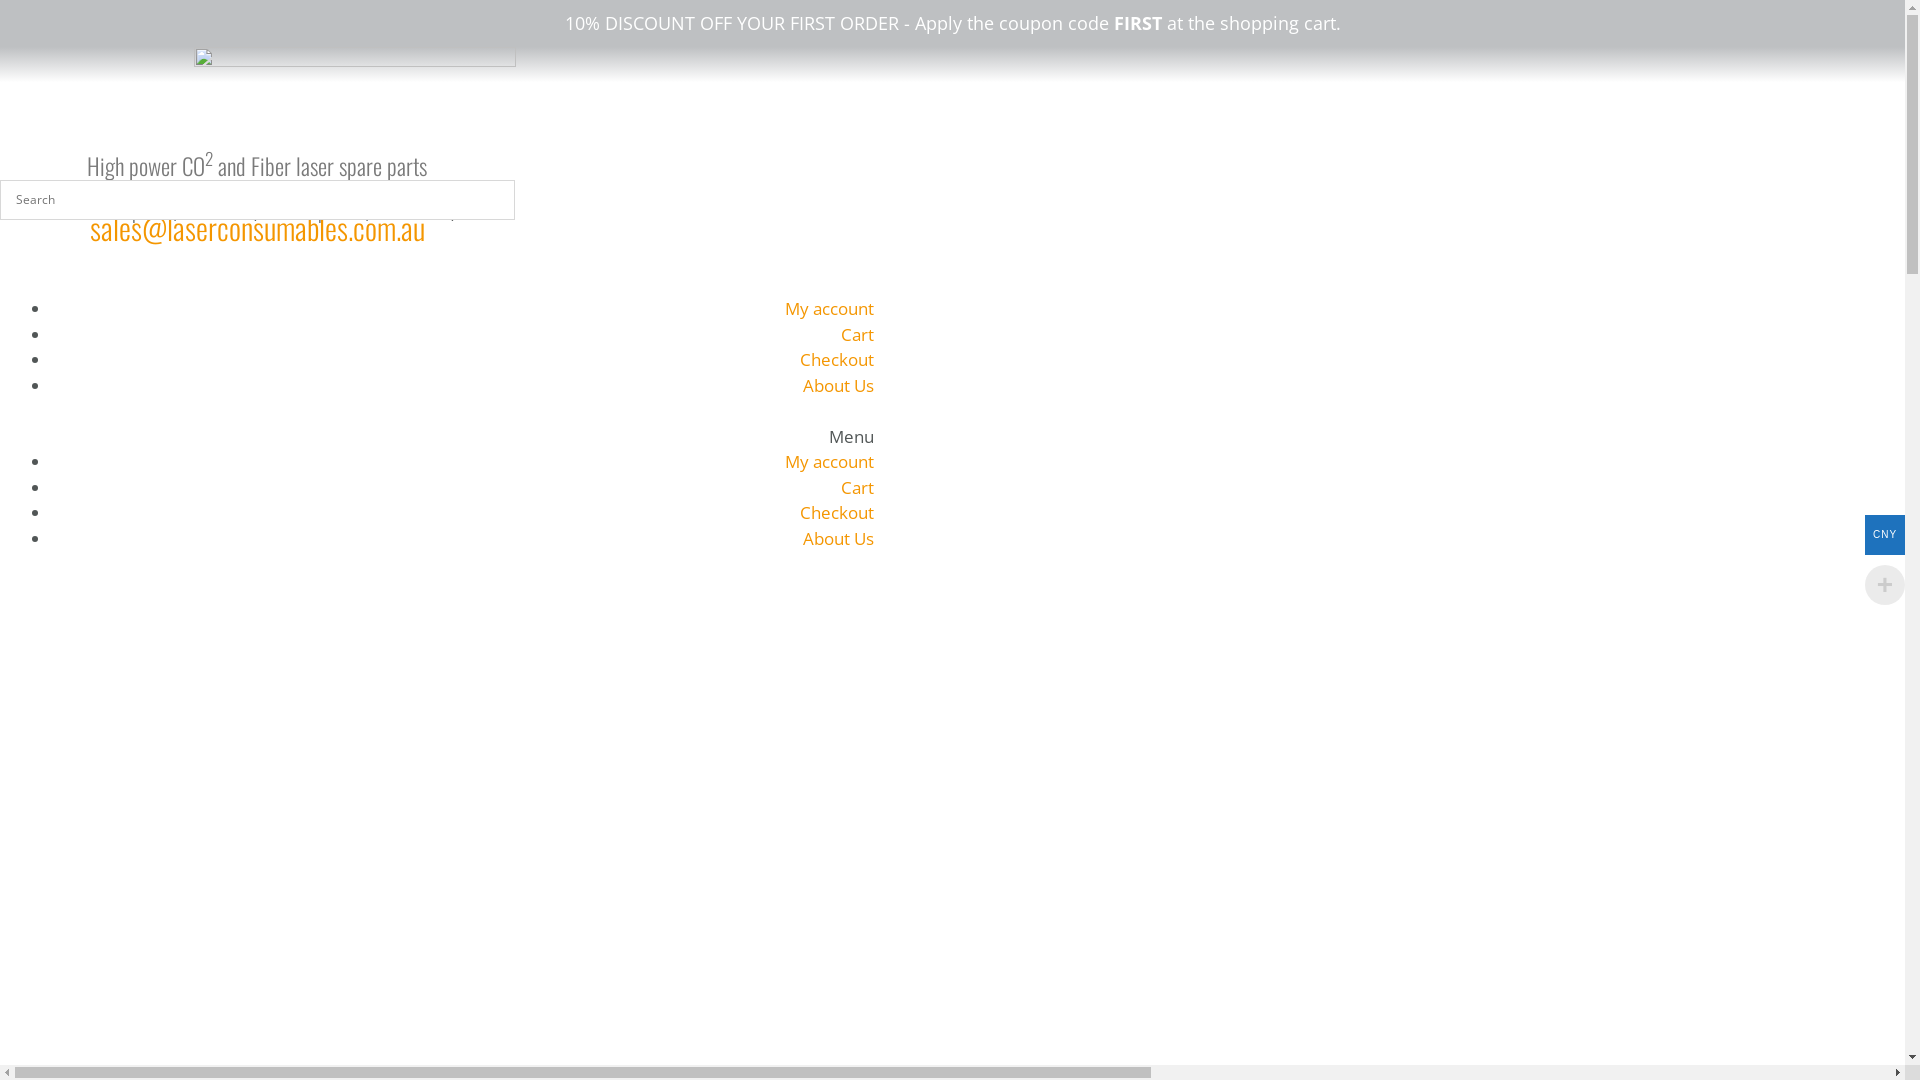 This screenshot has height=1080, width=1920. Describe the element at coordinates (256, 226) in the screenshot. I see `'sales@laserconsumables.com.au'` at that location.